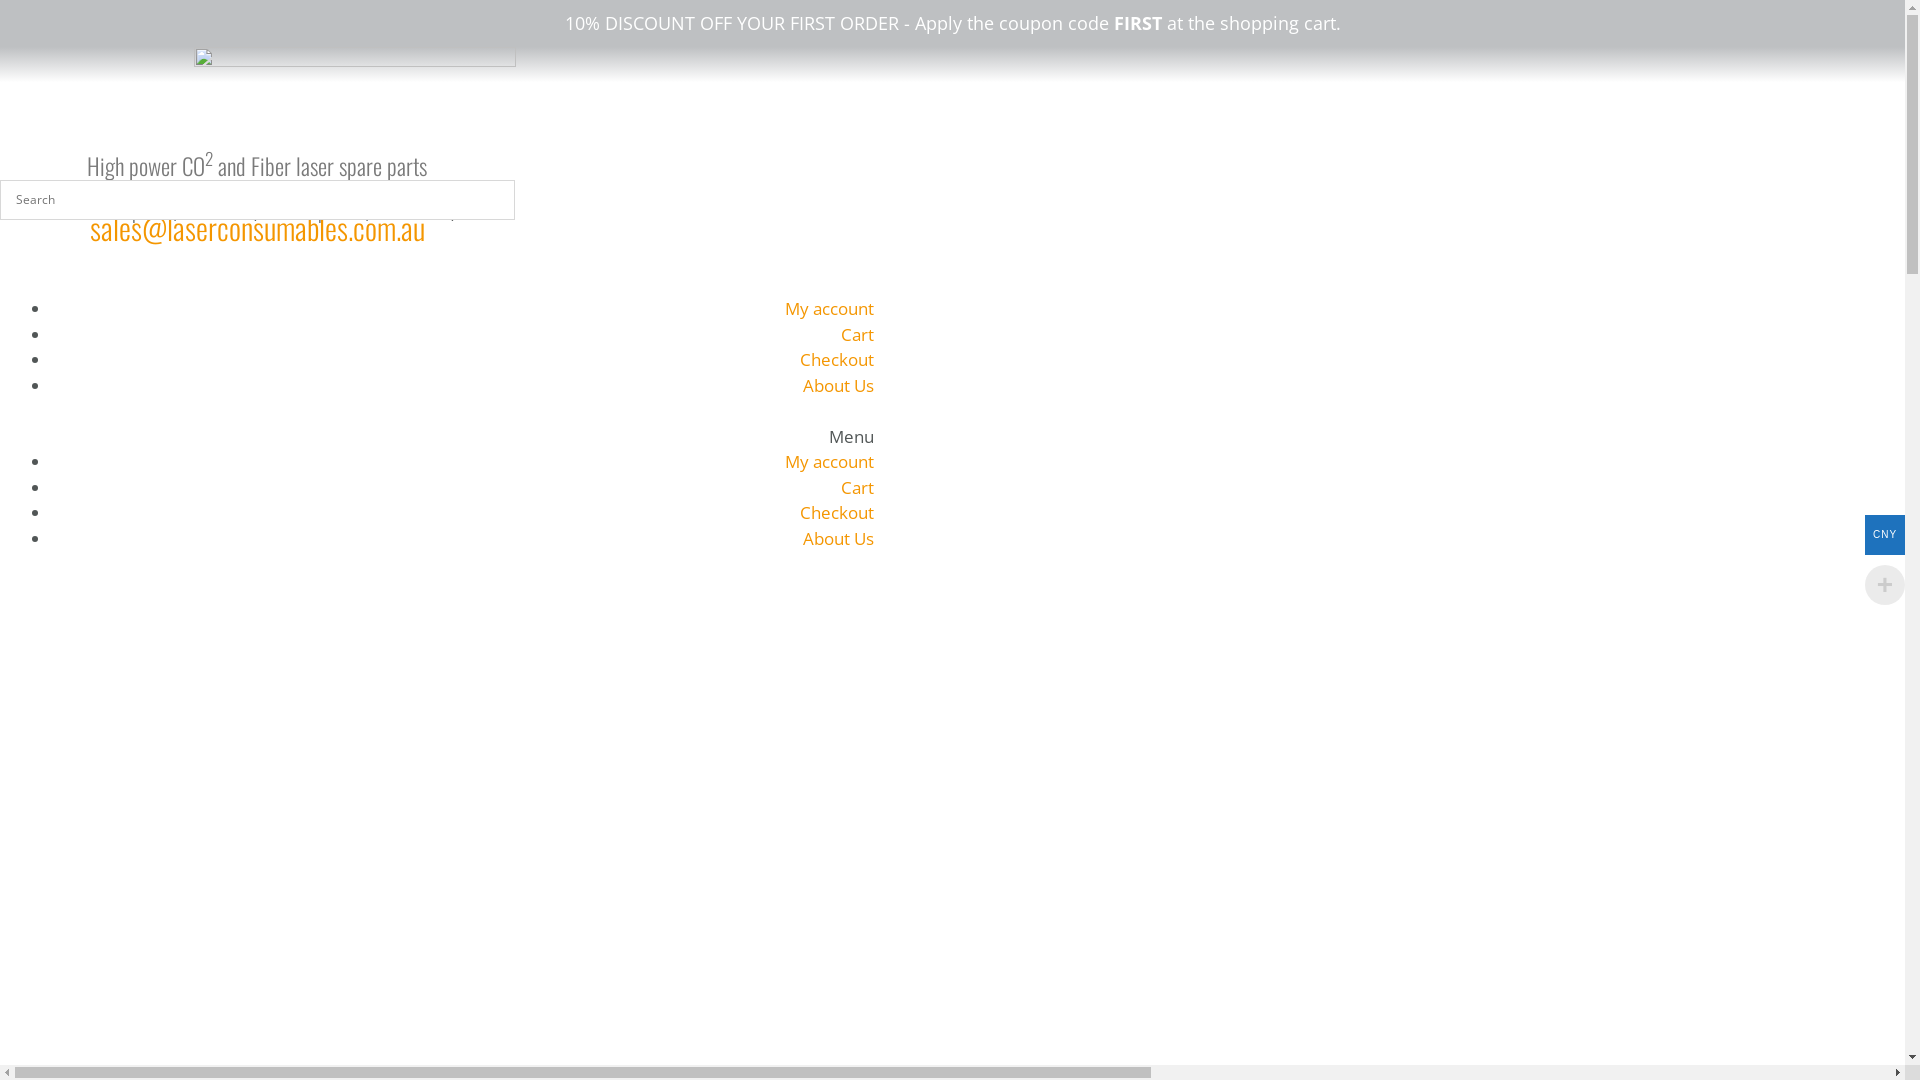 This screenshot has height=1080, width=1920. Describe the element at coordinates (256, 226) in the screenshot. I see `'sales@laserconsumables.com.au'` at that location.